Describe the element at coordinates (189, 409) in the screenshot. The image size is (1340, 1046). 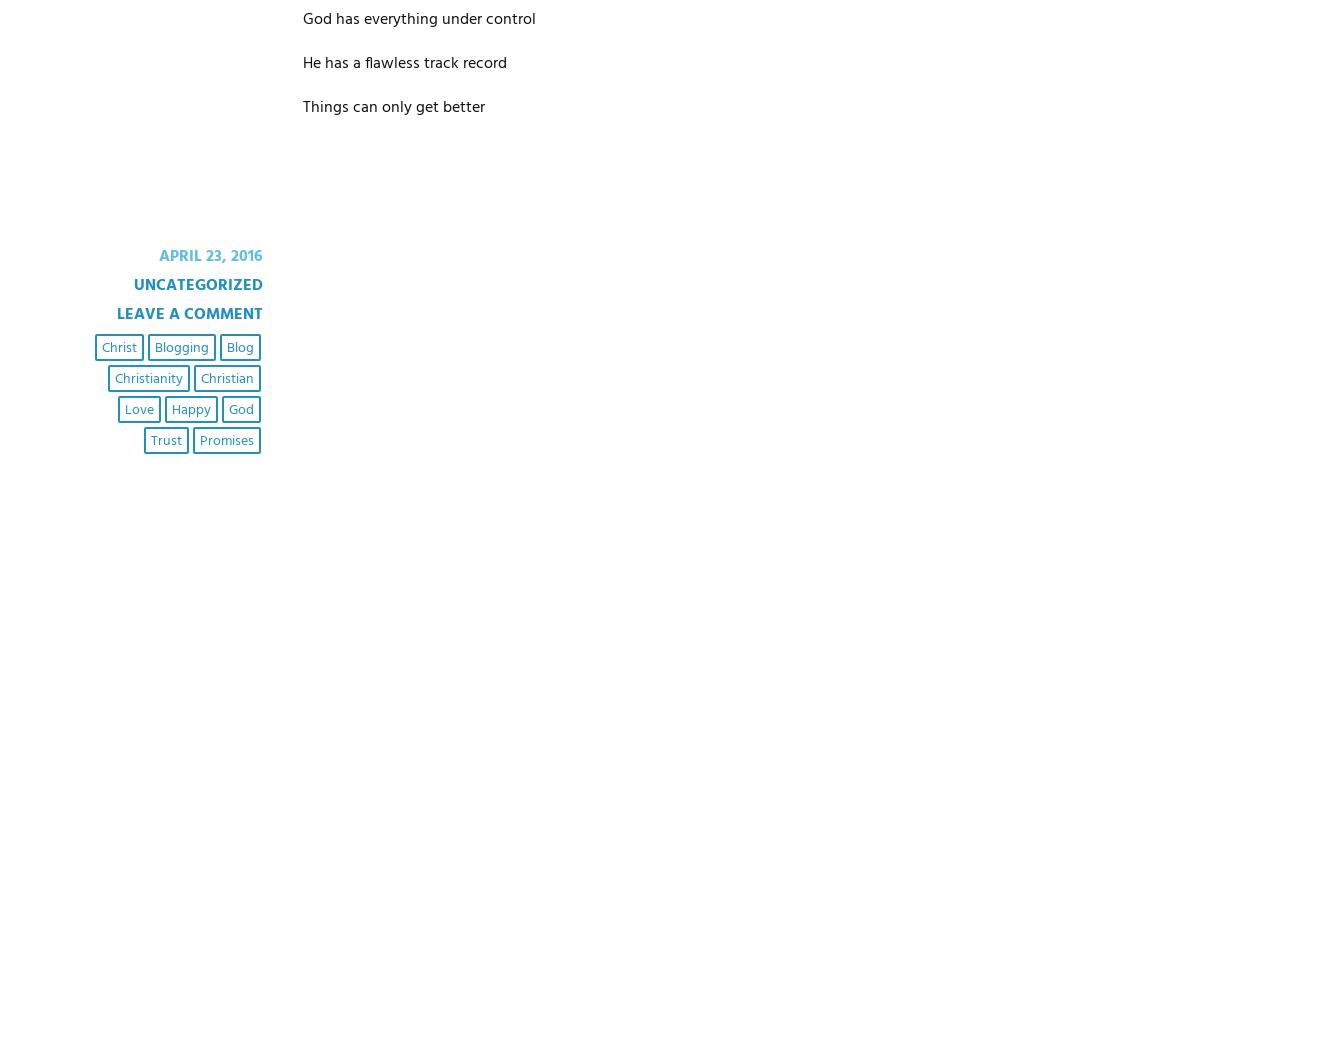
I see `'Happy'` at that location.